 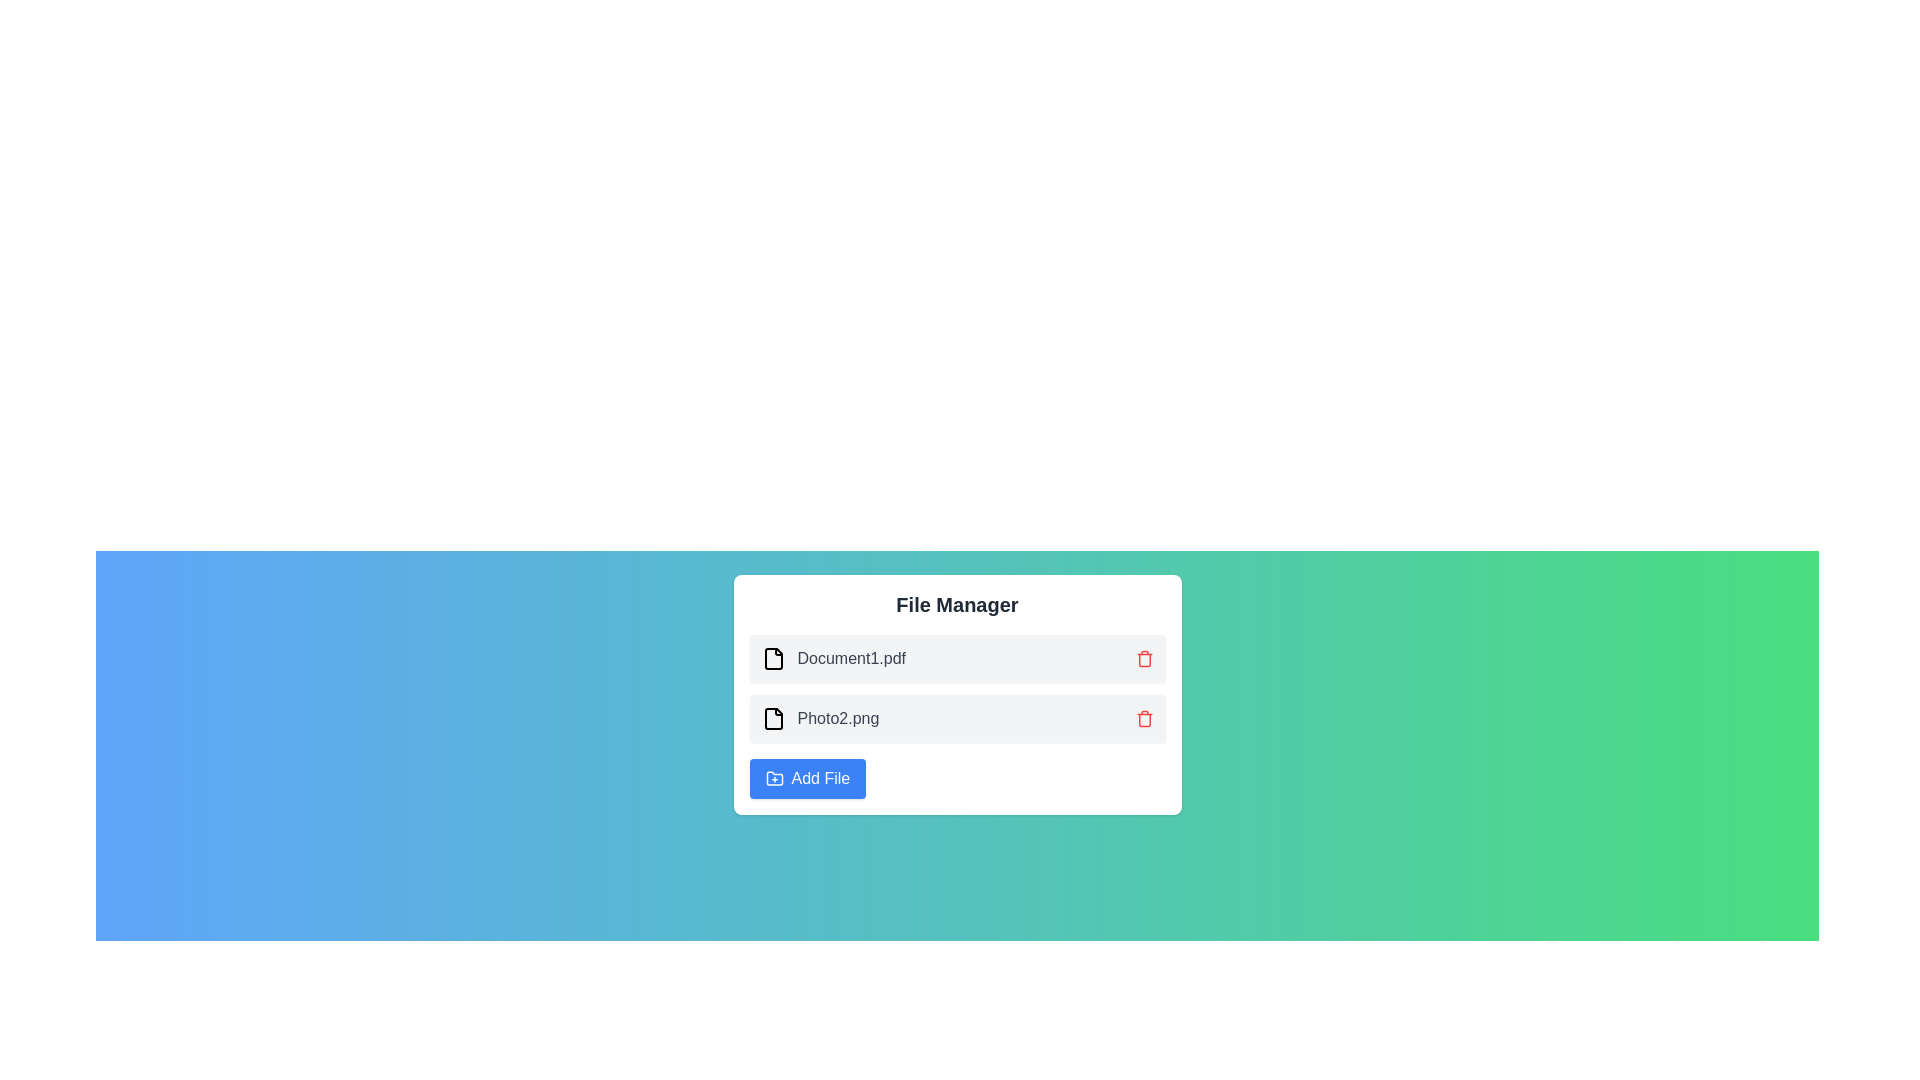 I want to click on the file representation icon for 'Photo2.png', located in the file management interface, positioned adjacent to the file name on the left side, so click(x=772, y=717).